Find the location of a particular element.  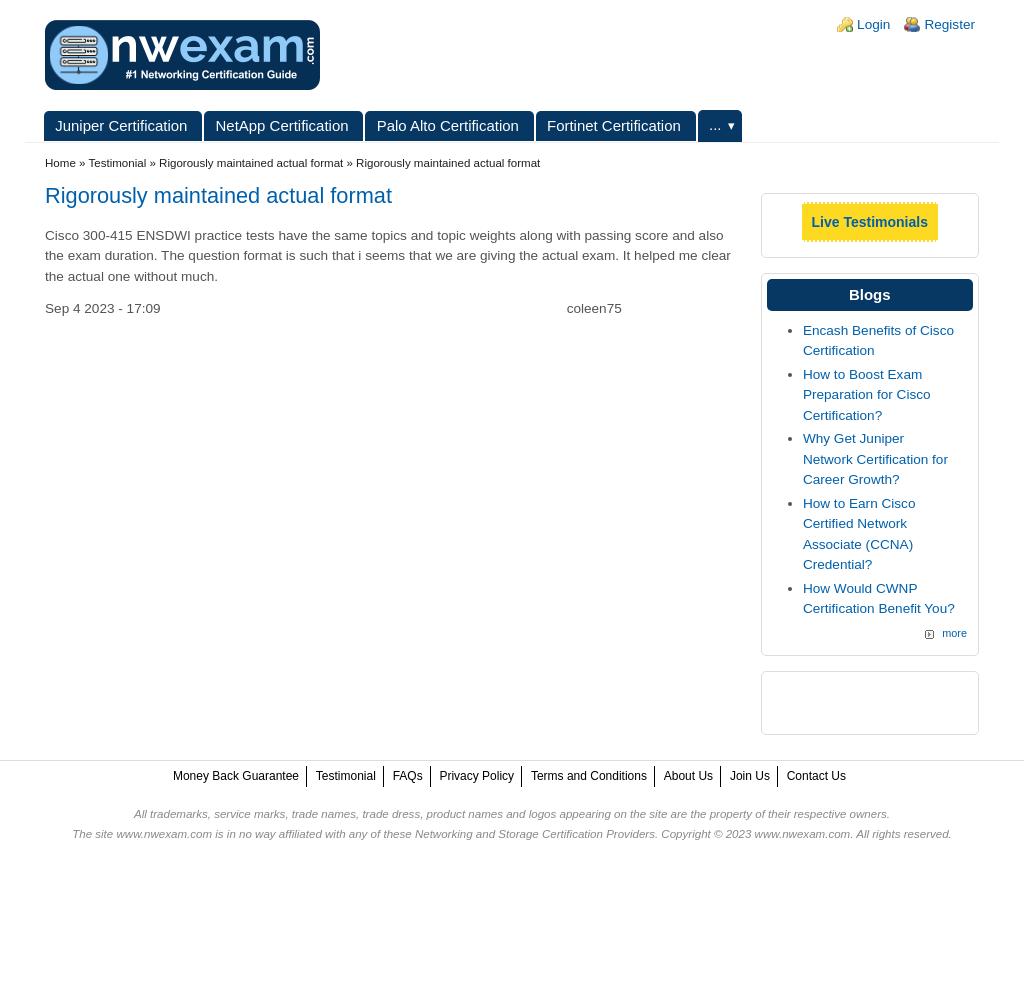

'Terms and Conditions' is located at coordinates (586, 776).